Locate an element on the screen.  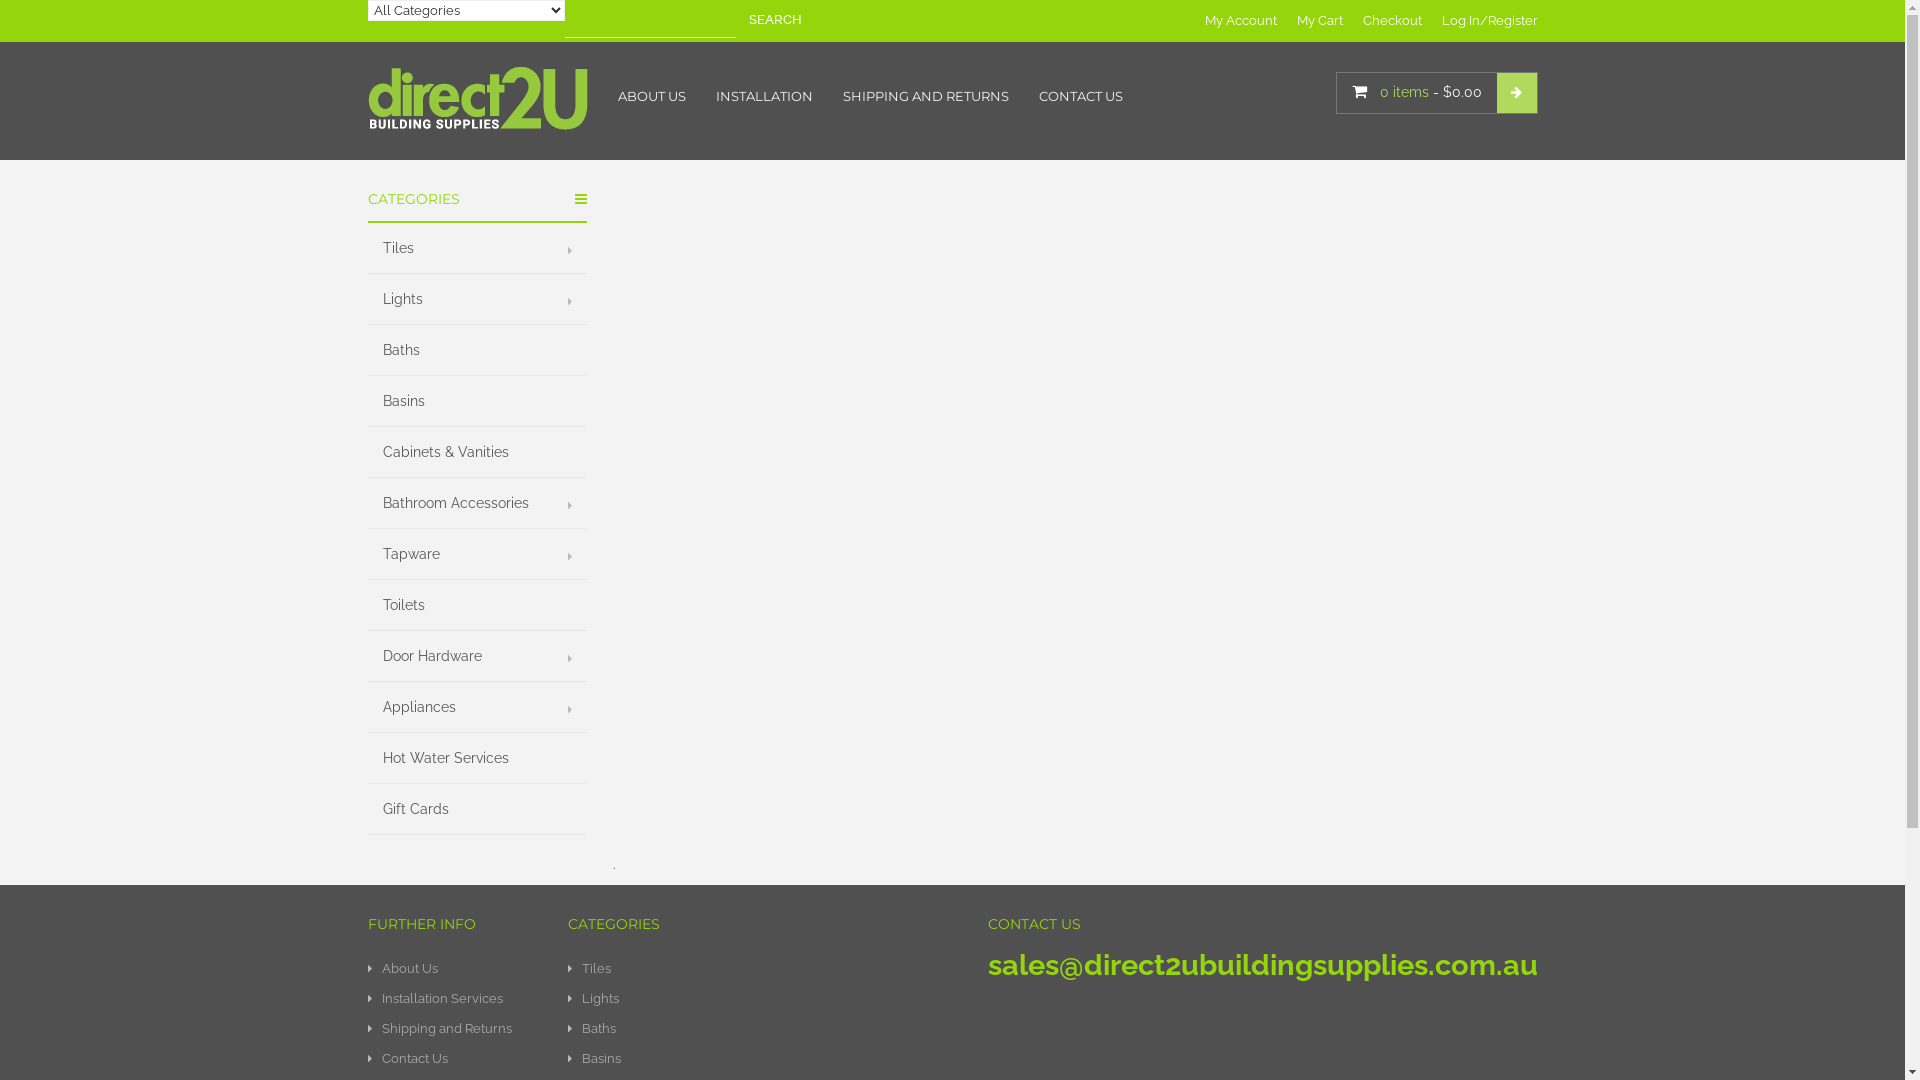
'About Us' is located at coordinates (368, 967).